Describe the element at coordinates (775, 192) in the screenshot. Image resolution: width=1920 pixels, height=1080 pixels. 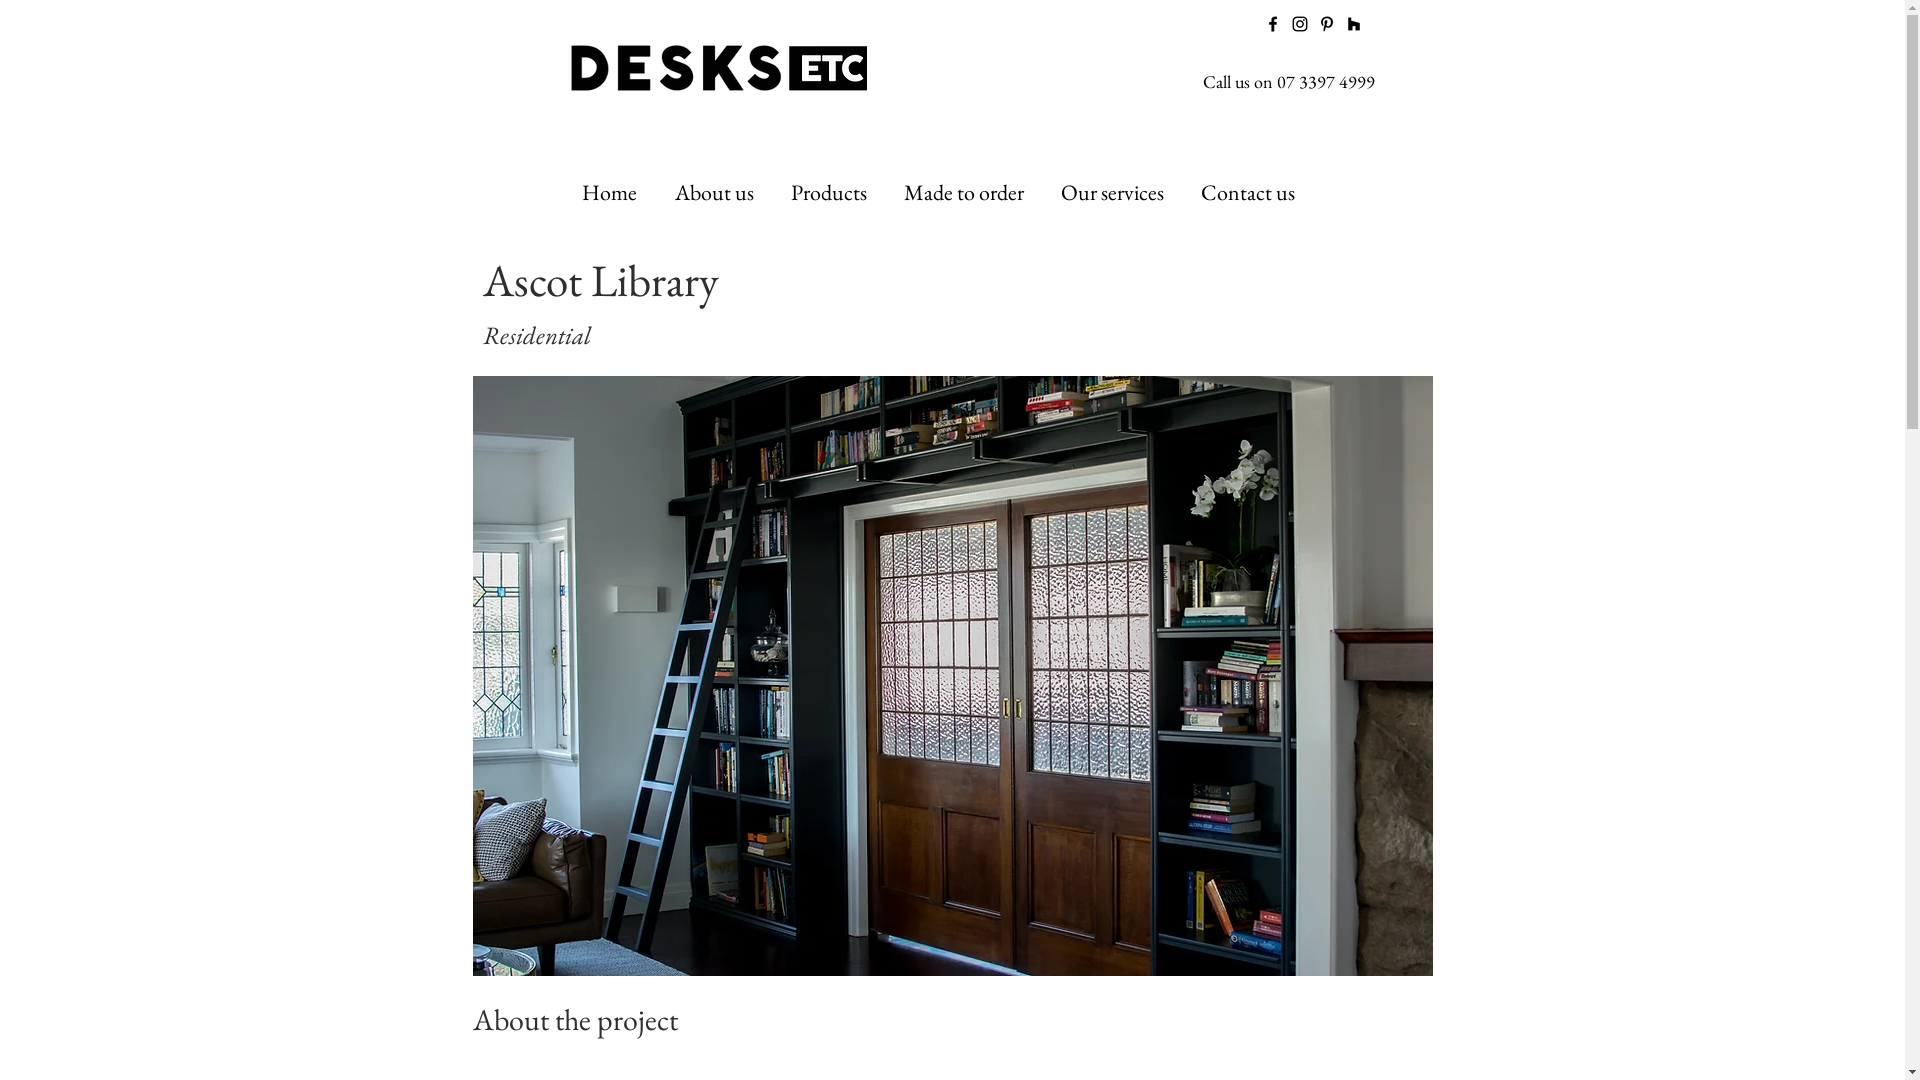
I see `'Products'` at that location.